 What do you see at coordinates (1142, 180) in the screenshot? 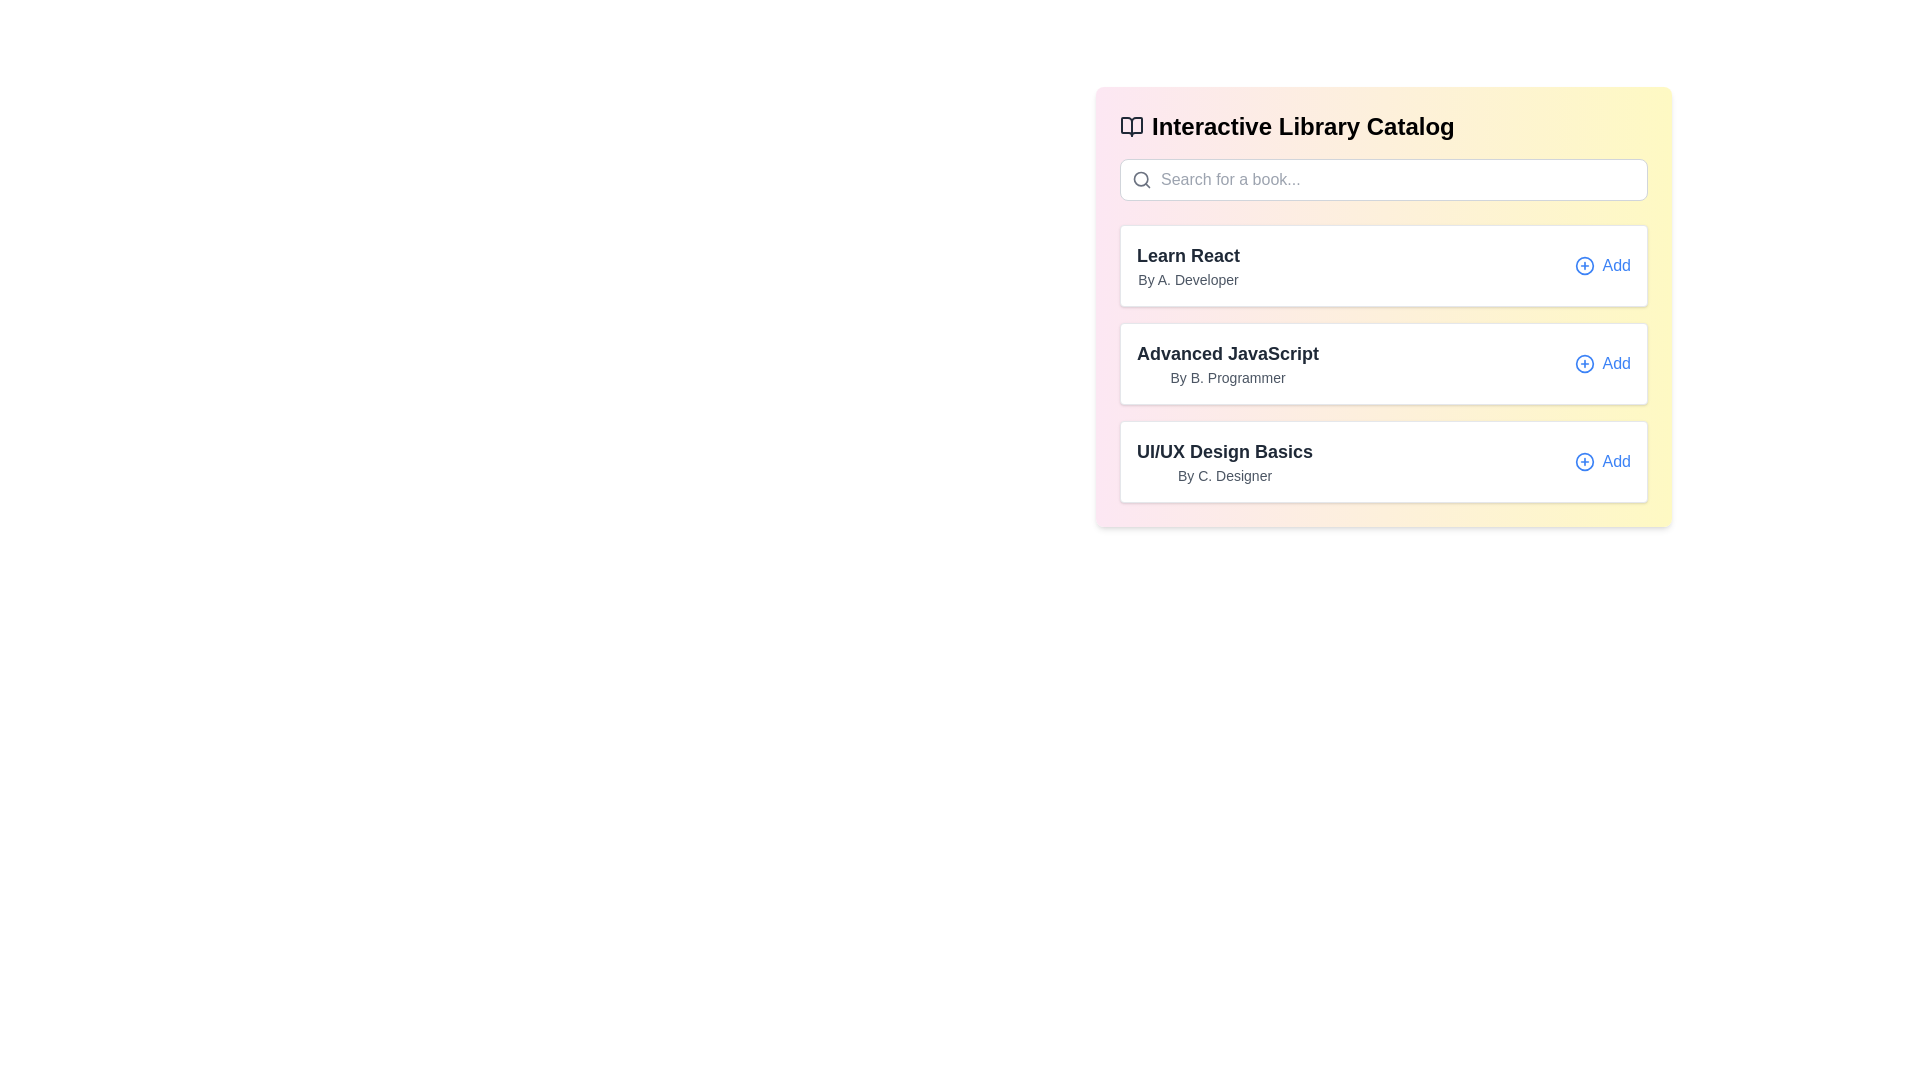
I see `the magnifying glass icon located on the left side of the search input field, adjacent to the placeholder text 'Search for a book...'` at bounding box center [1142, 180].